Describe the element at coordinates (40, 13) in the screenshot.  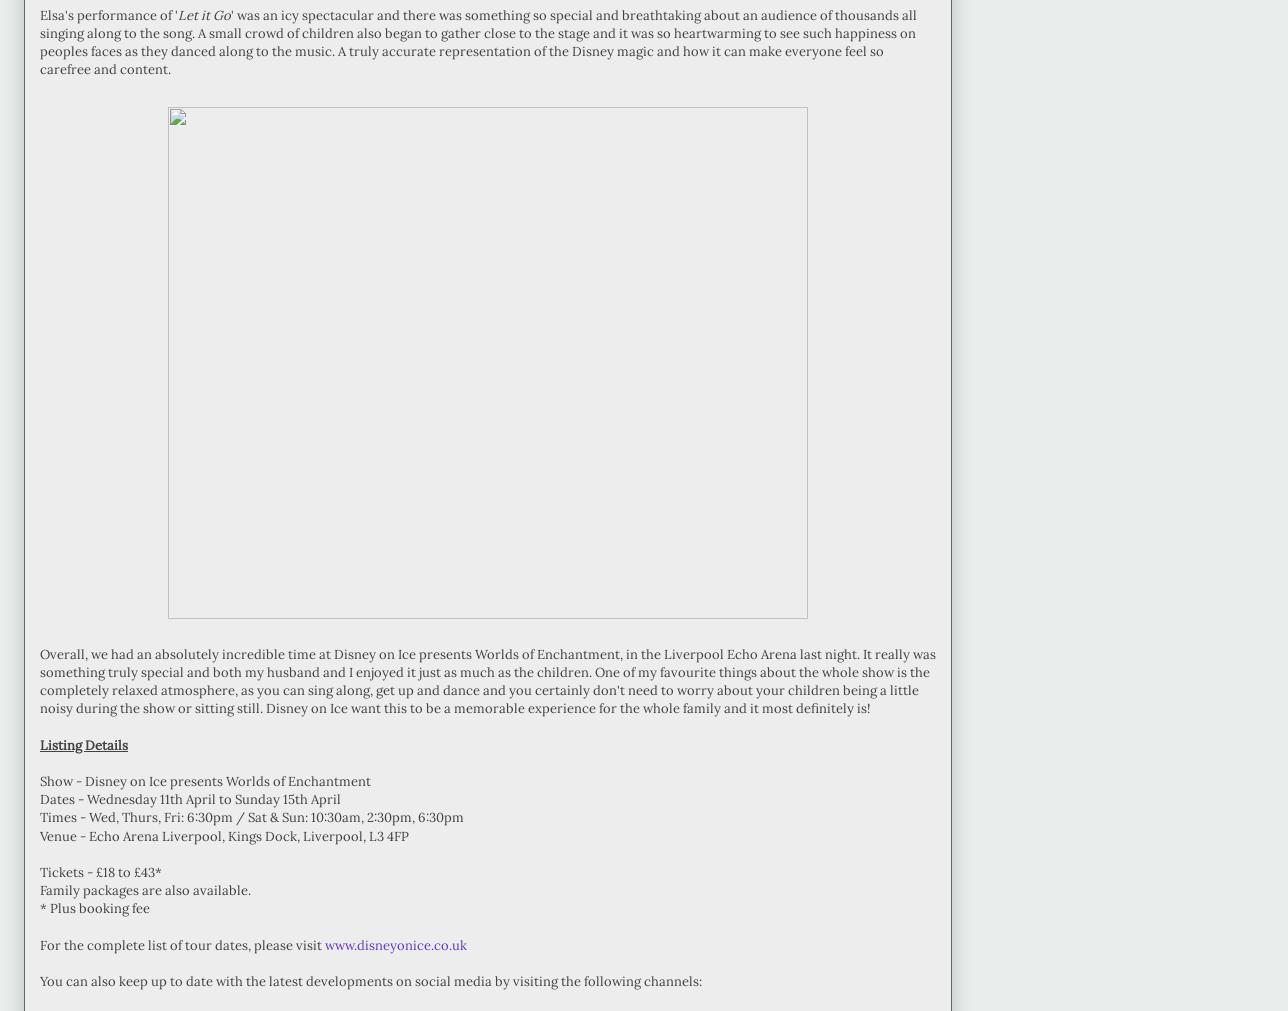
I see `'Elsa's performance of ''` at that location.